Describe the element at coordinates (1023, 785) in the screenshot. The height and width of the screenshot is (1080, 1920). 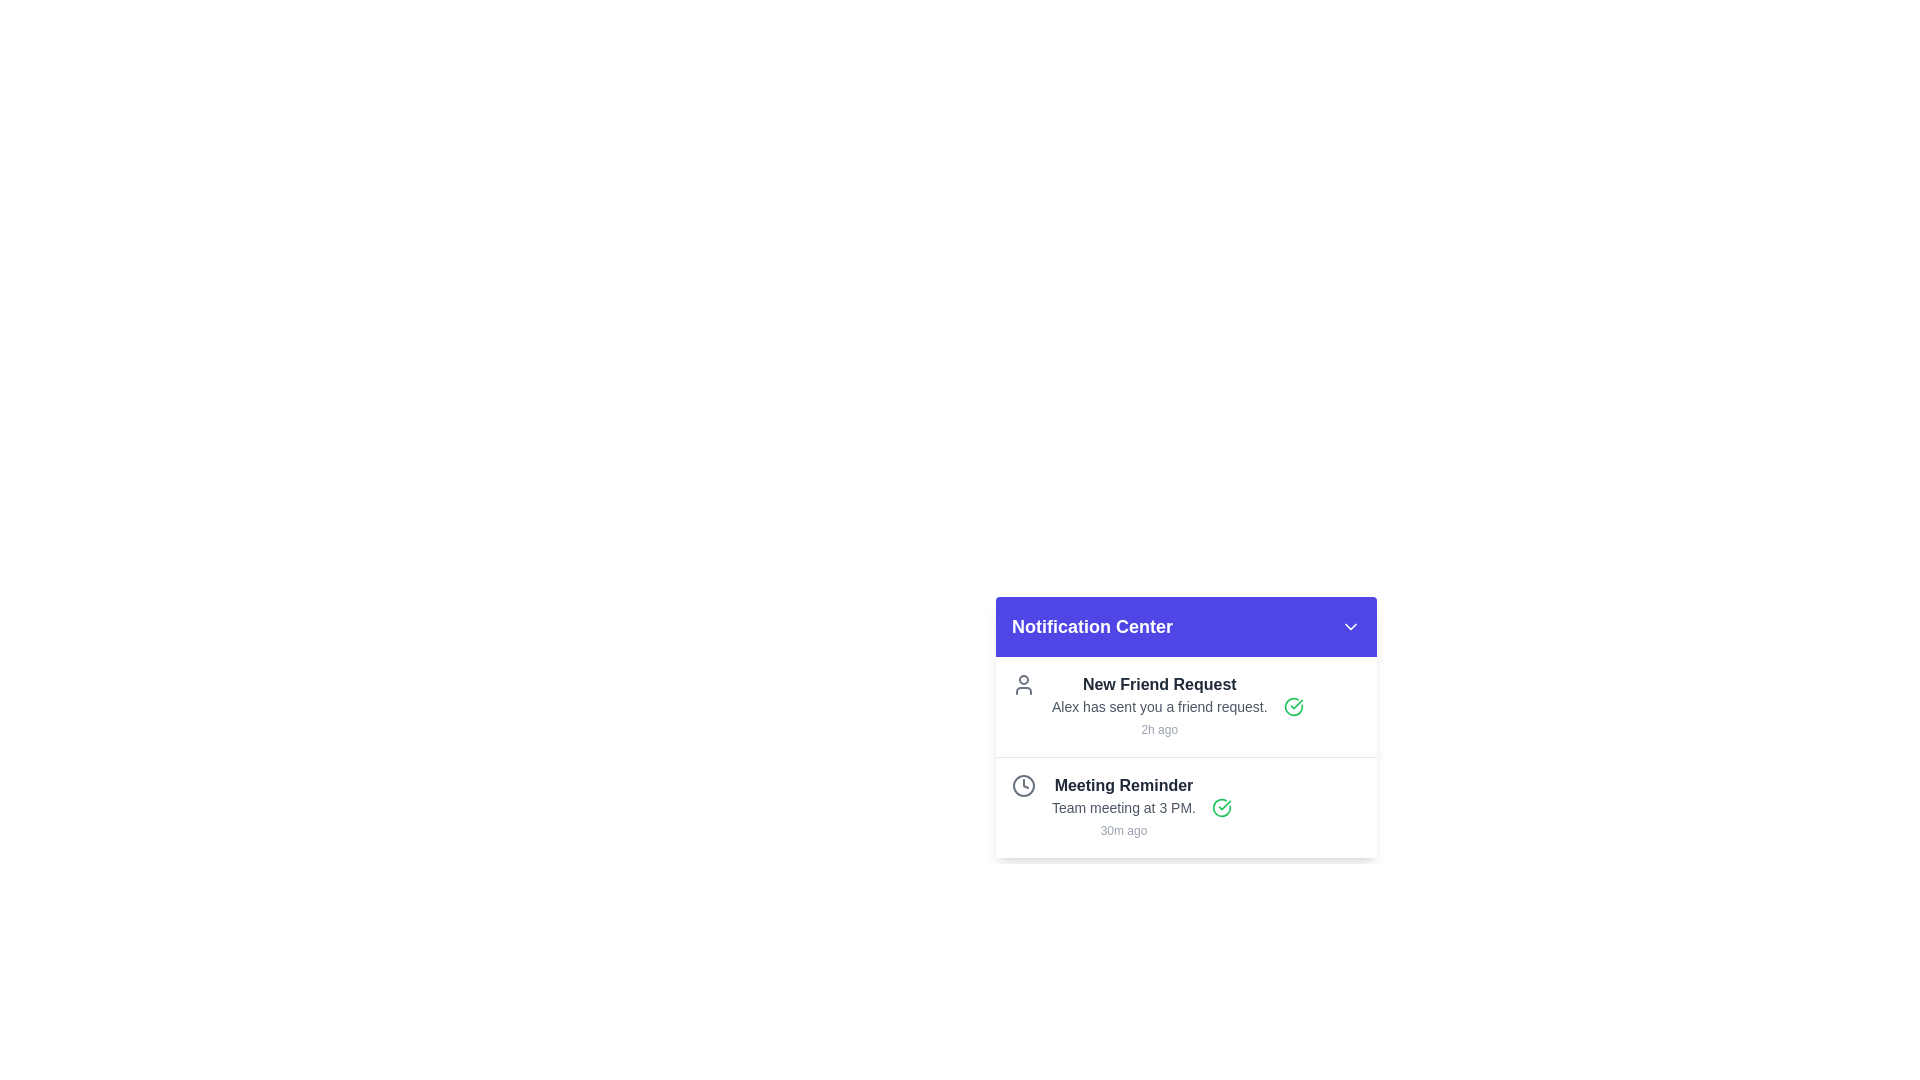
I see `the SVG Circle Element that forms the outline of the clock face in the 'Meeting Reminder' notification within the 'Notification Center'` at that location.